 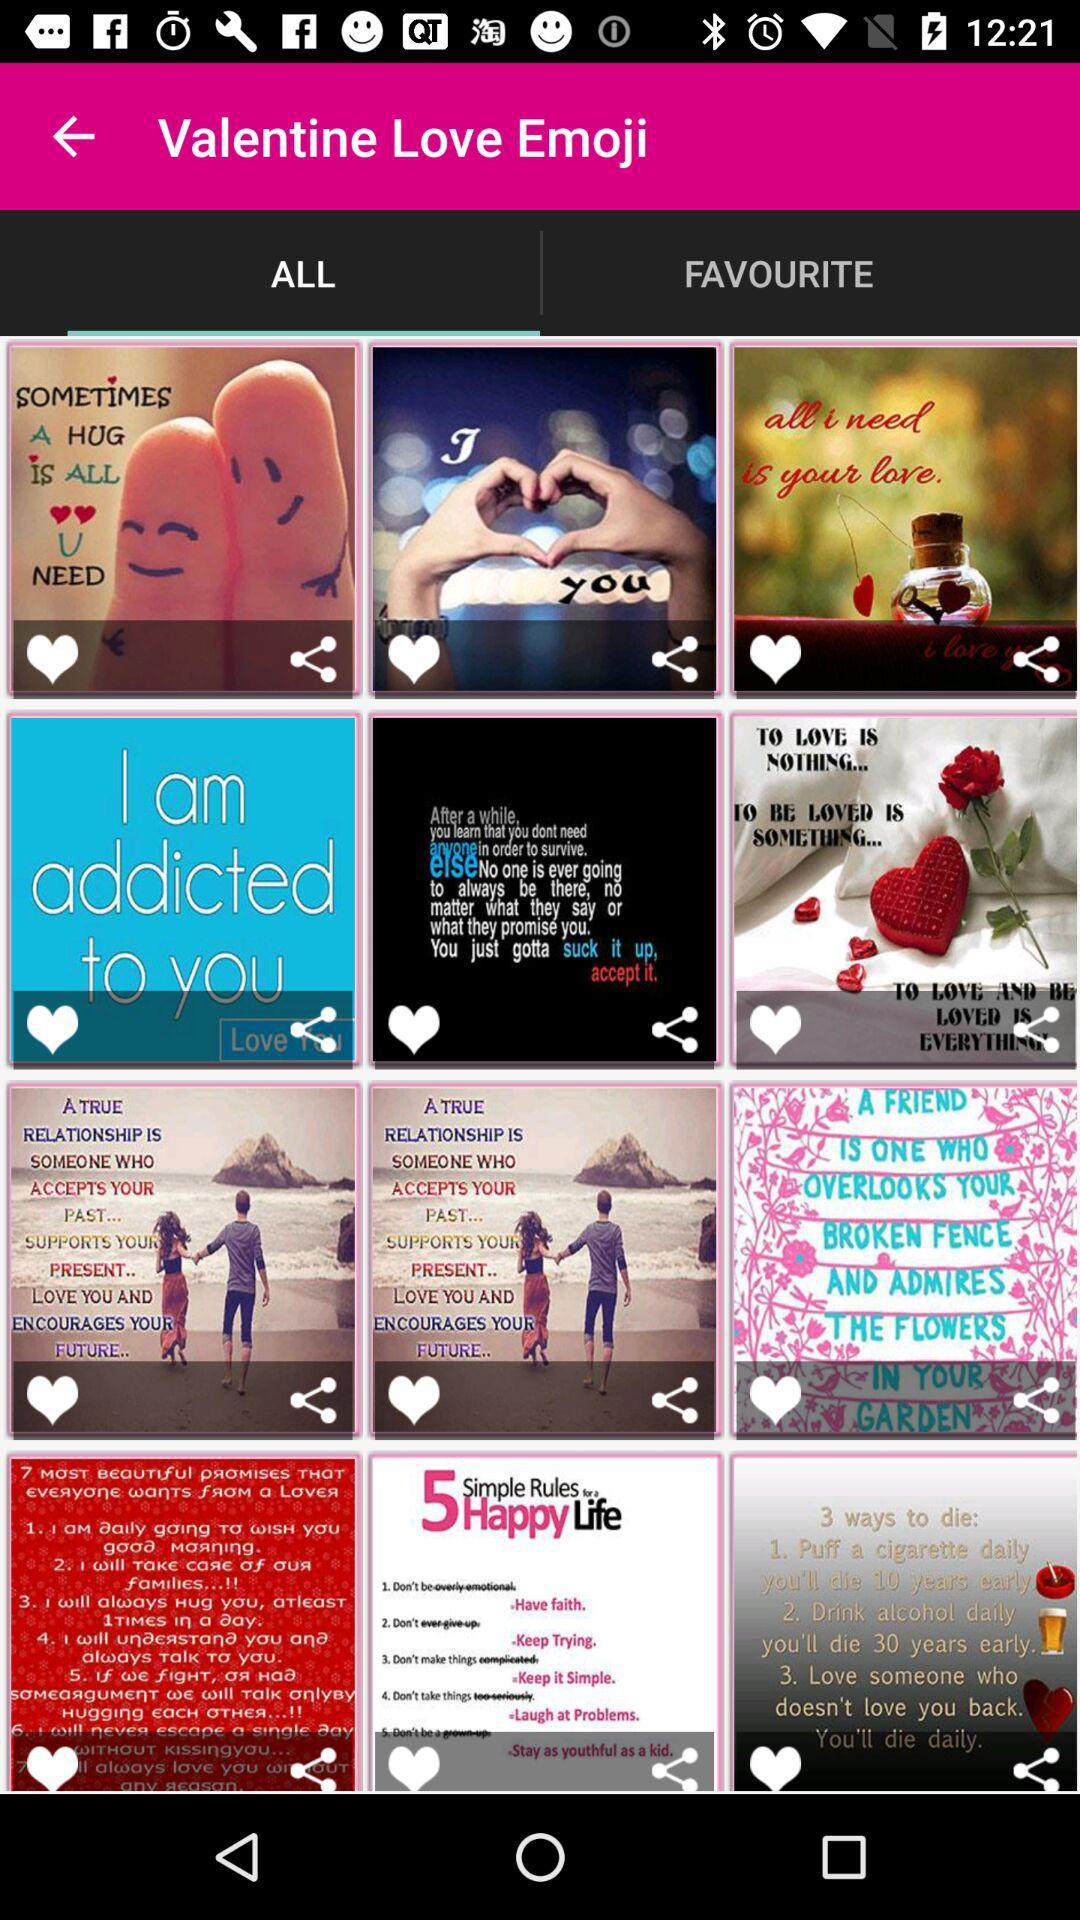 I want to click on like this image, so click(x=51, y=1029).